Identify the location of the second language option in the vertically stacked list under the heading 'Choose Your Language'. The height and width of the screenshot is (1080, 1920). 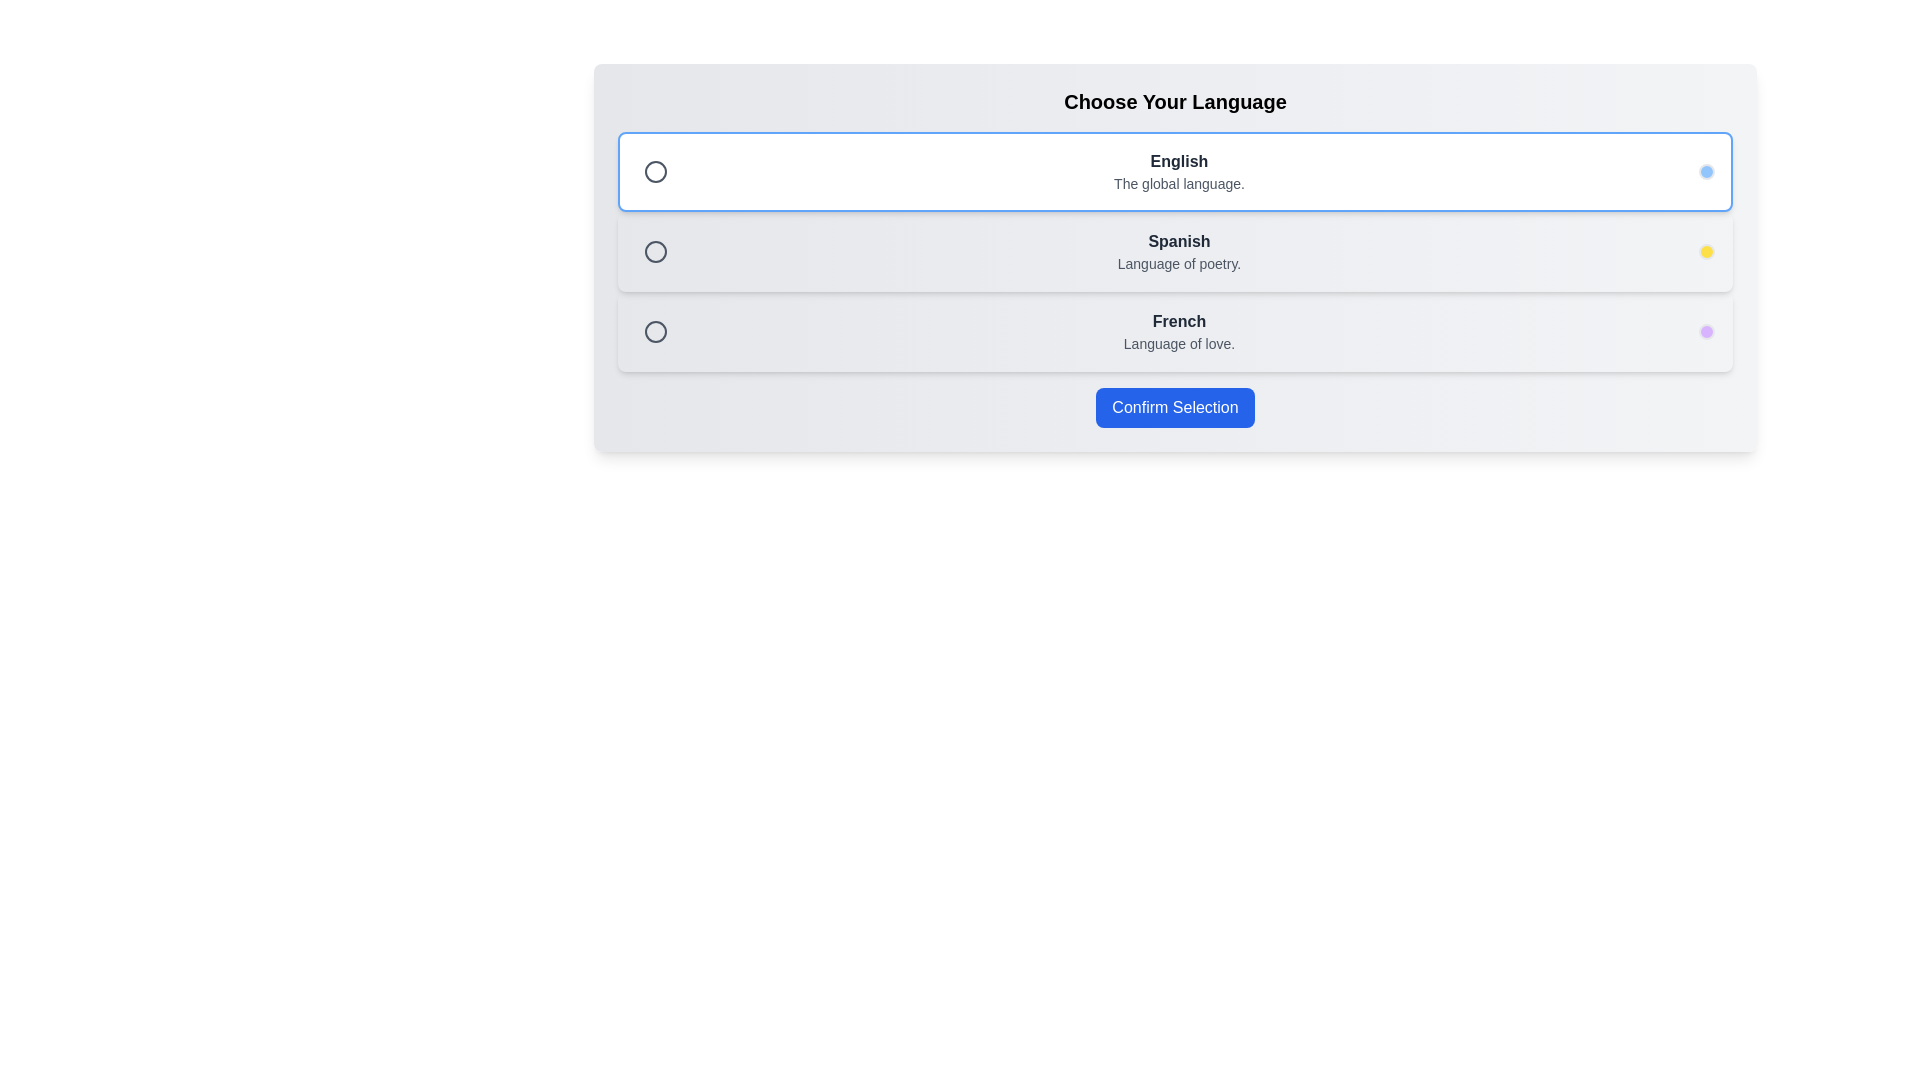
(1175, 250).